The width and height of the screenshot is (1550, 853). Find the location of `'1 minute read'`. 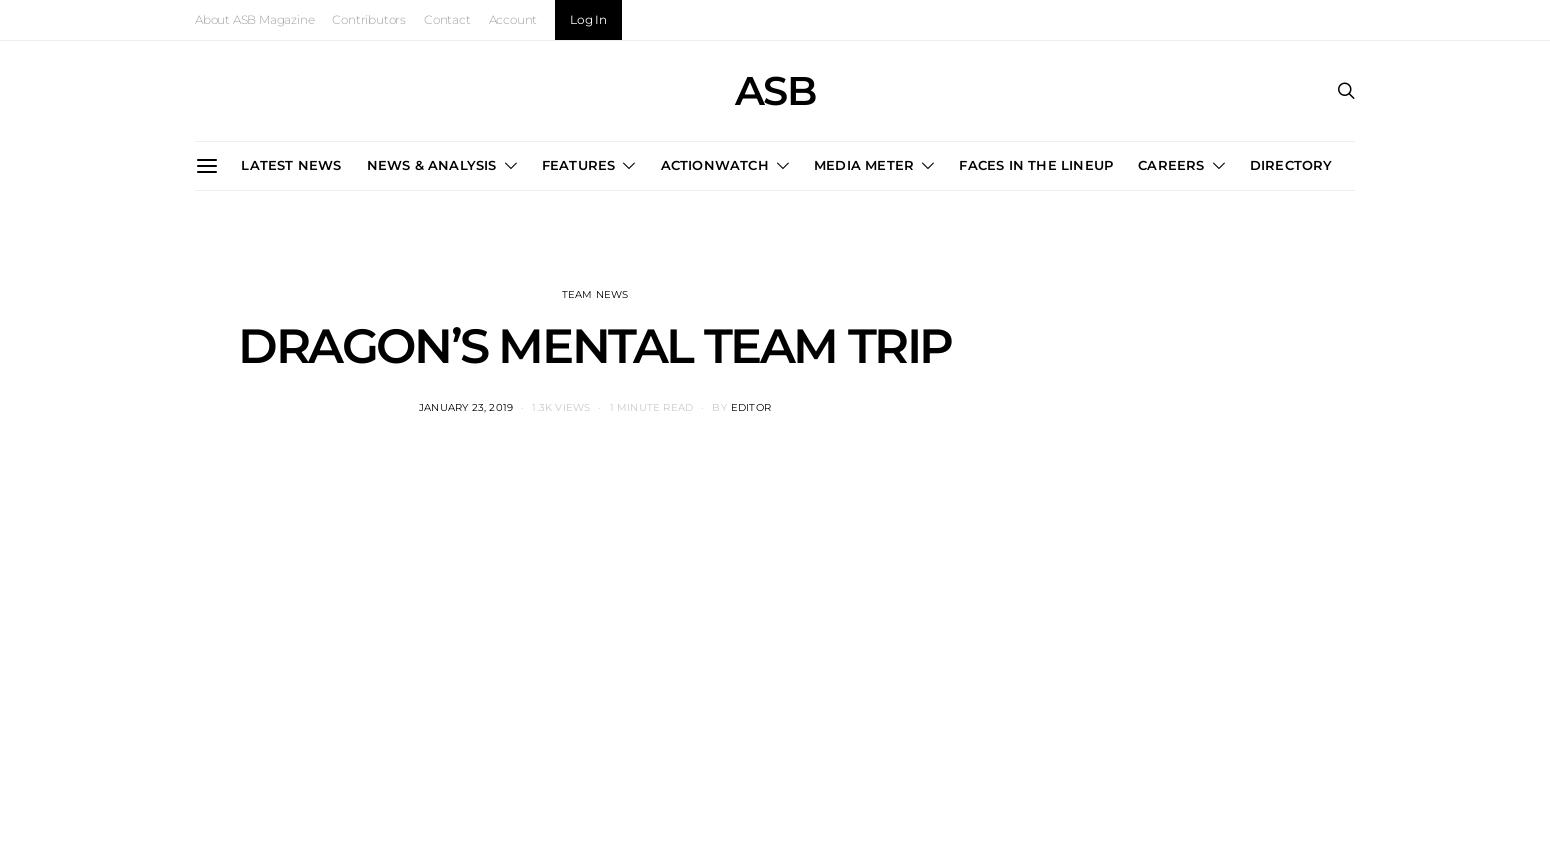

'1 minute read' is located at coordinates (650, 405).